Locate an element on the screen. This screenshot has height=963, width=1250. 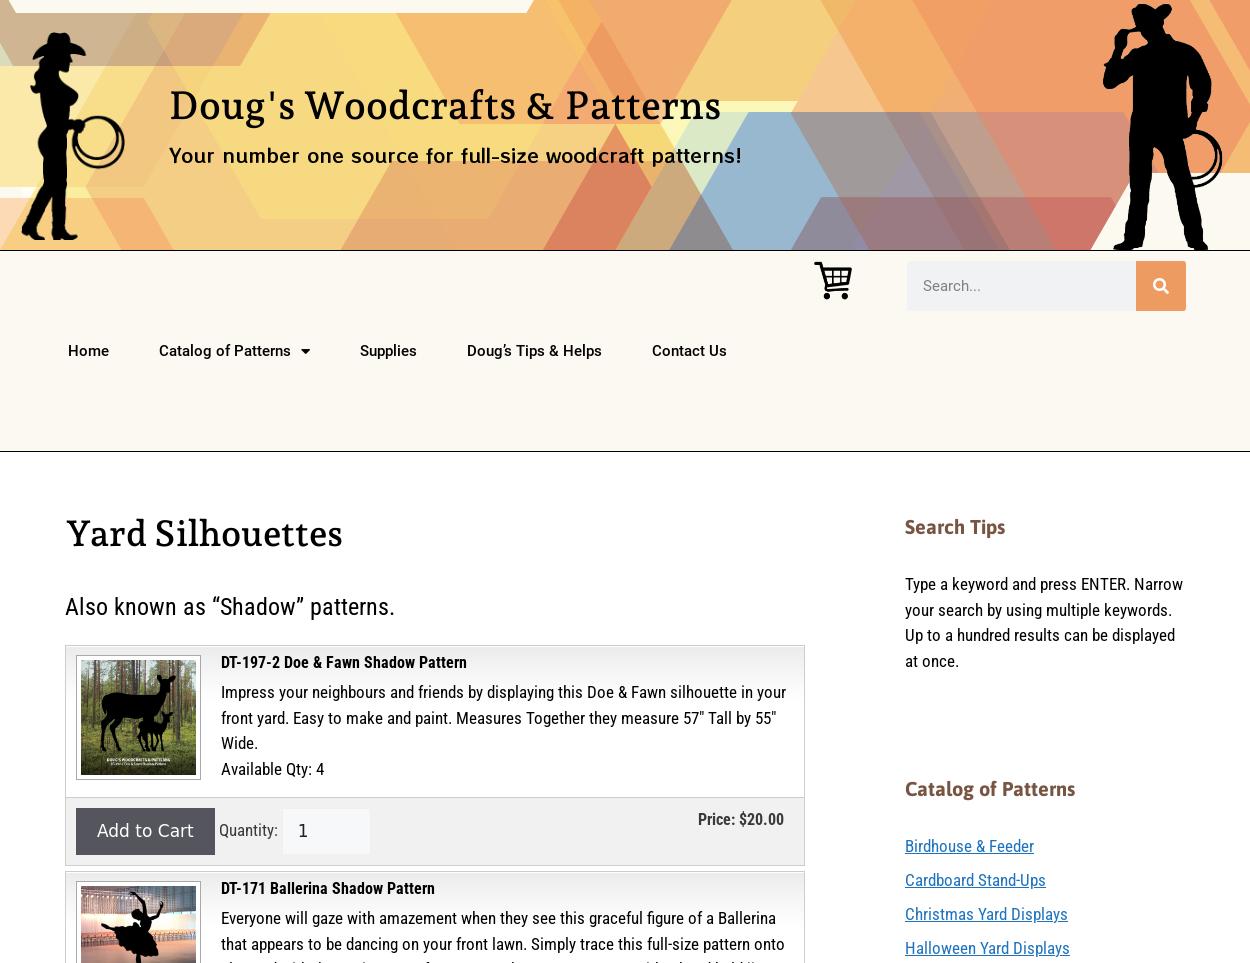
'DT-171 Ballerina Shadow Pattern' is located at coordinates (220, 887).